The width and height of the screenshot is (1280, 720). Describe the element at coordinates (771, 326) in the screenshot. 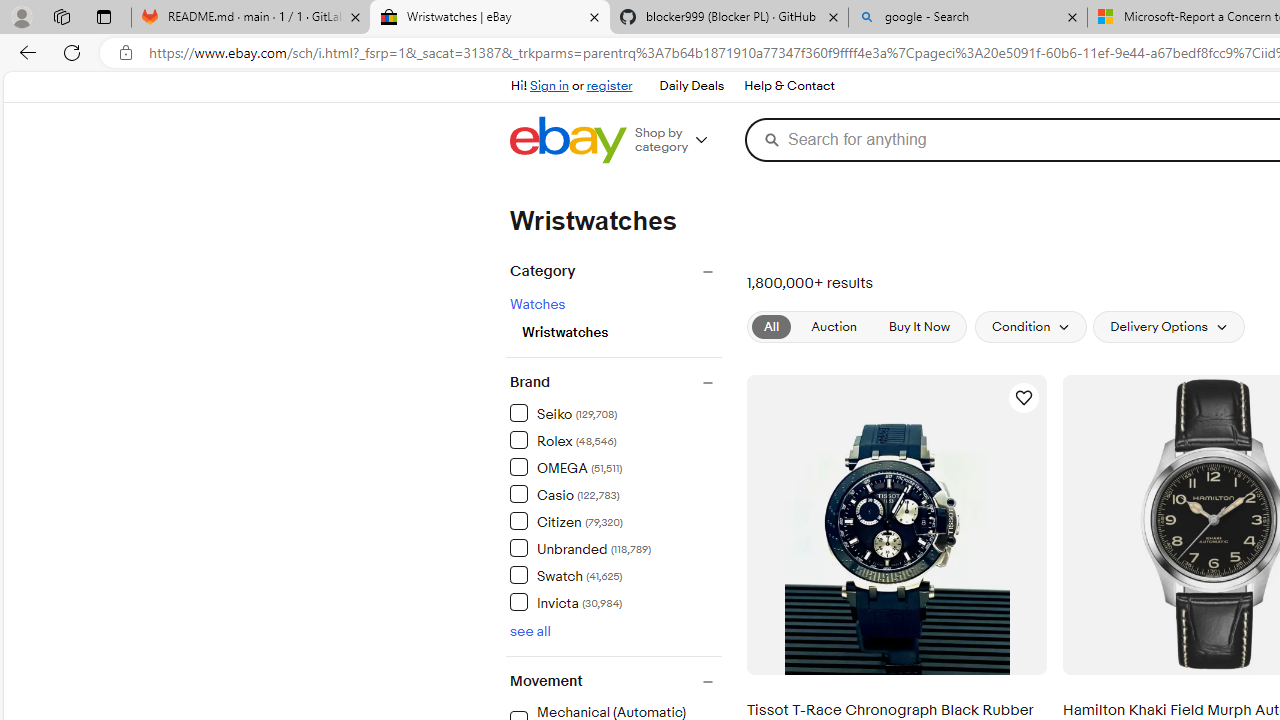

I see `'All selected'` at that location.